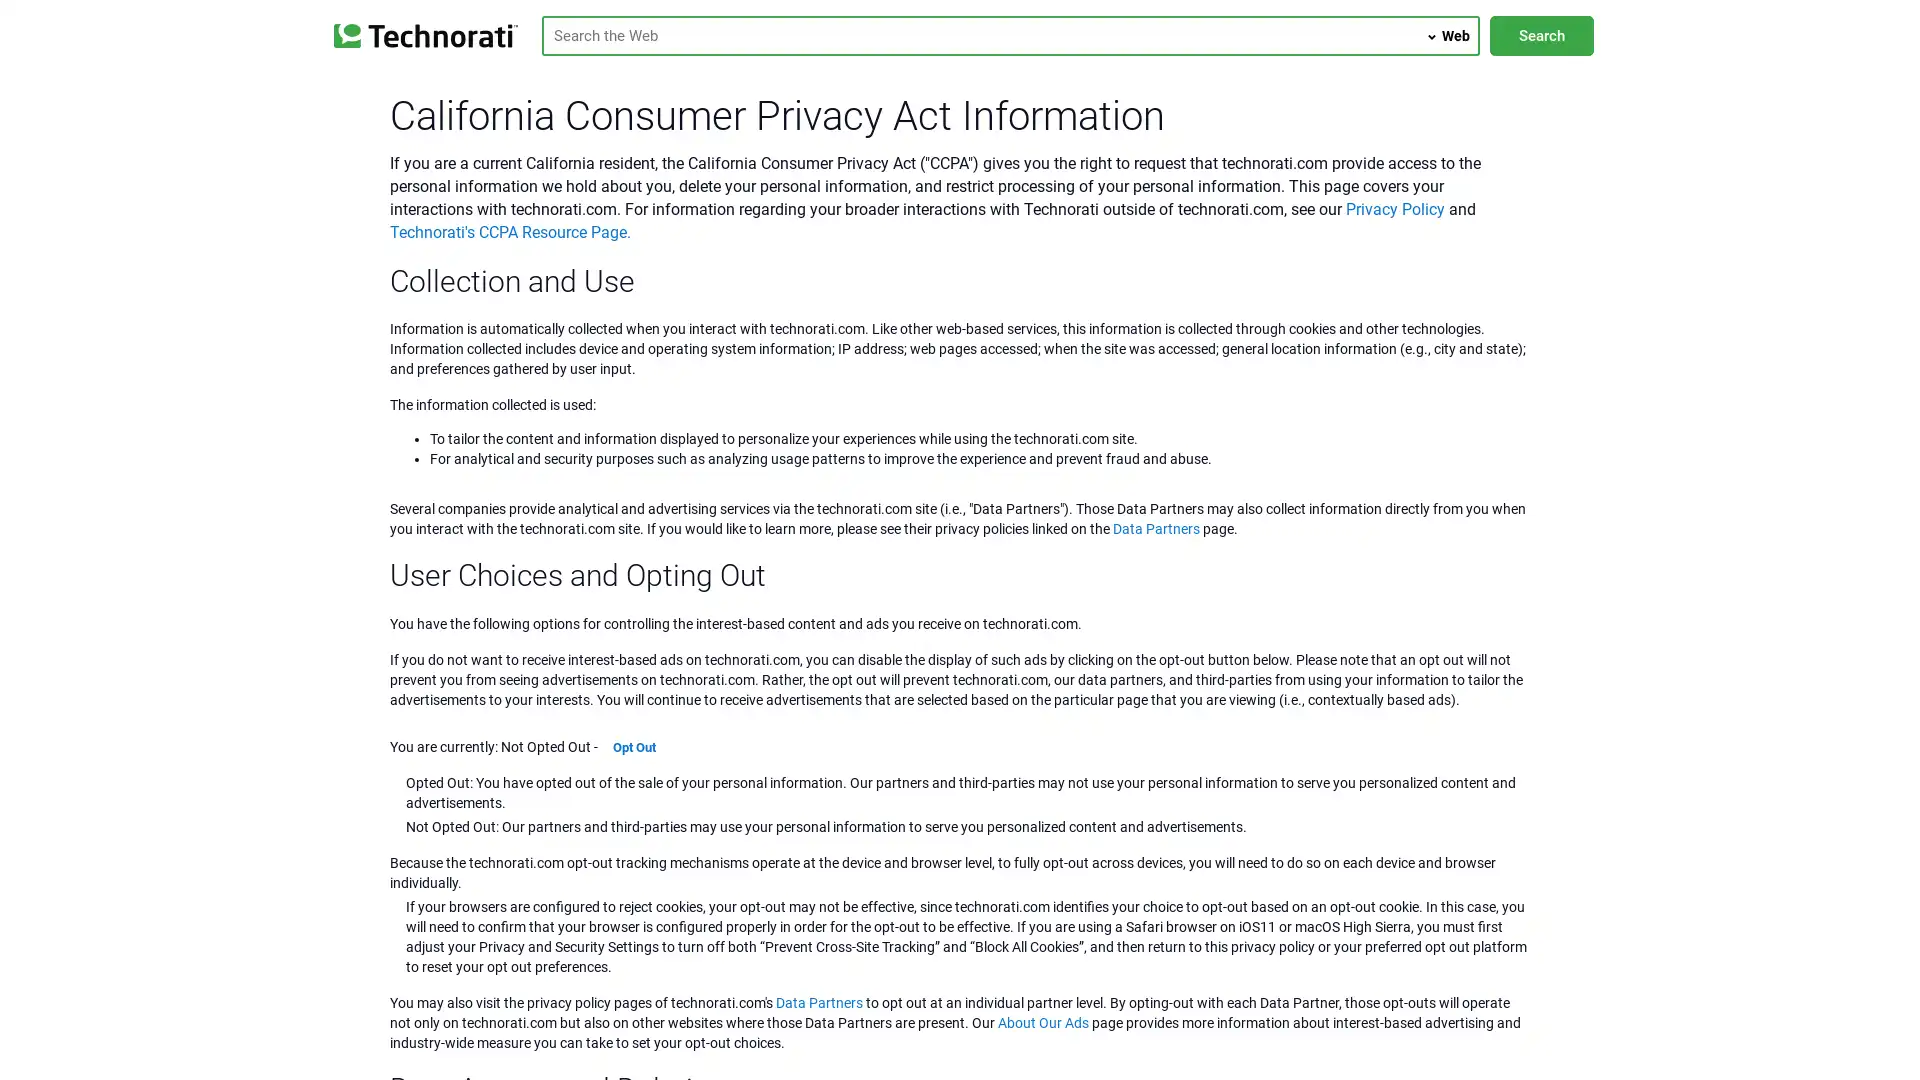 This screenshot has width=1920, height=1080. Describe the element at coordinates (633, 747) in the screenshot. I see `Opt Out` at that location.